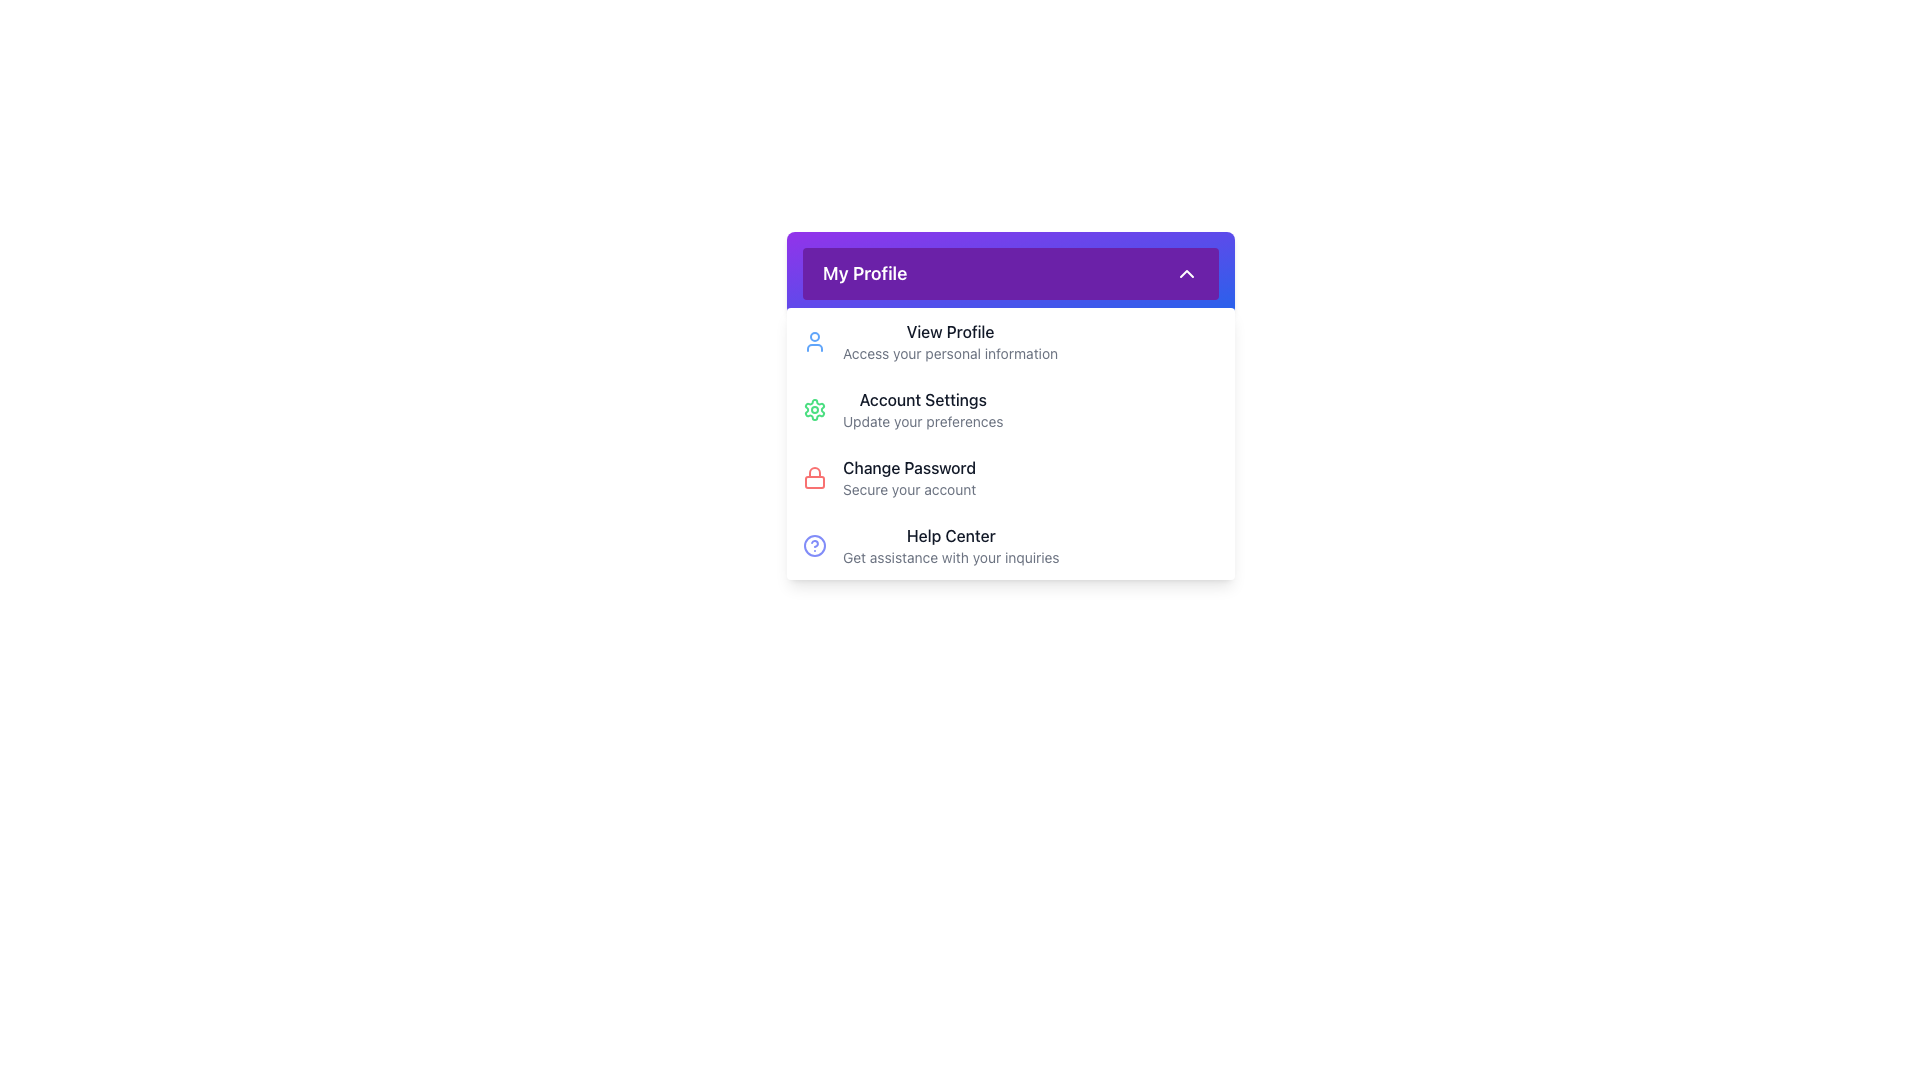  Describe the element at coordinates (950, 546) in the screenshot. I see `the Text Display element located in the dropdown menu under 'My Profile' that informs users about receiving help or assistance, positioned as the fourth item in the list` at that location.